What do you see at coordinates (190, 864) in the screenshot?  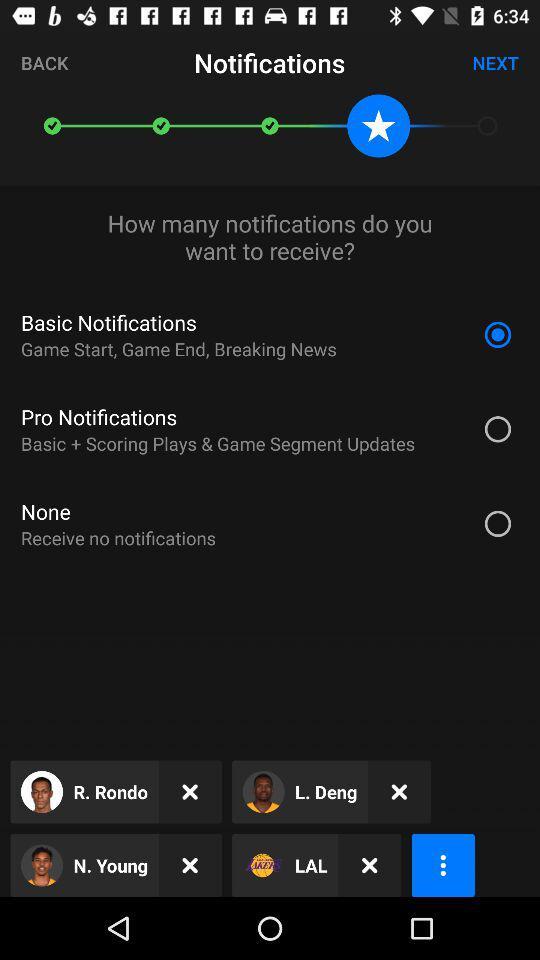 I see `the close icon` at bounding box center [190, 864].